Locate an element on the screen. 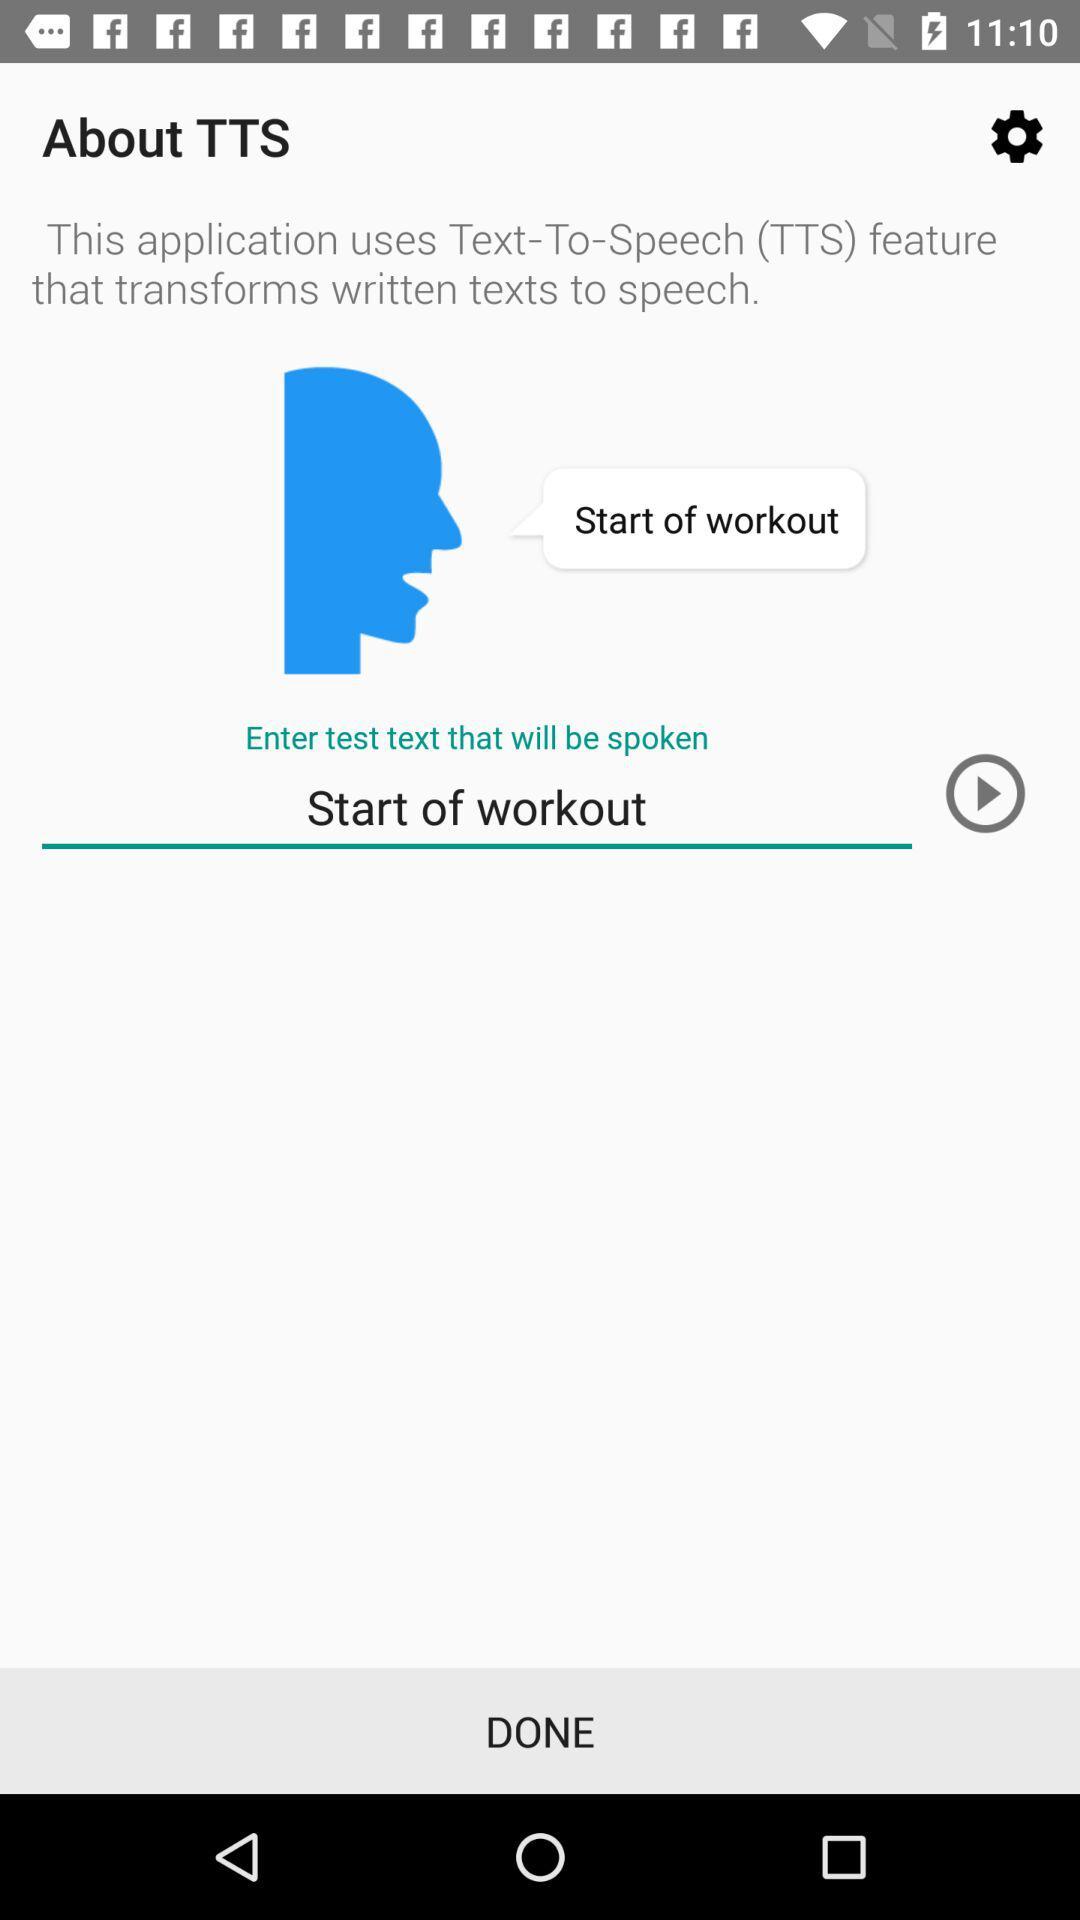  the play icon is located at coordinates (984, 792).